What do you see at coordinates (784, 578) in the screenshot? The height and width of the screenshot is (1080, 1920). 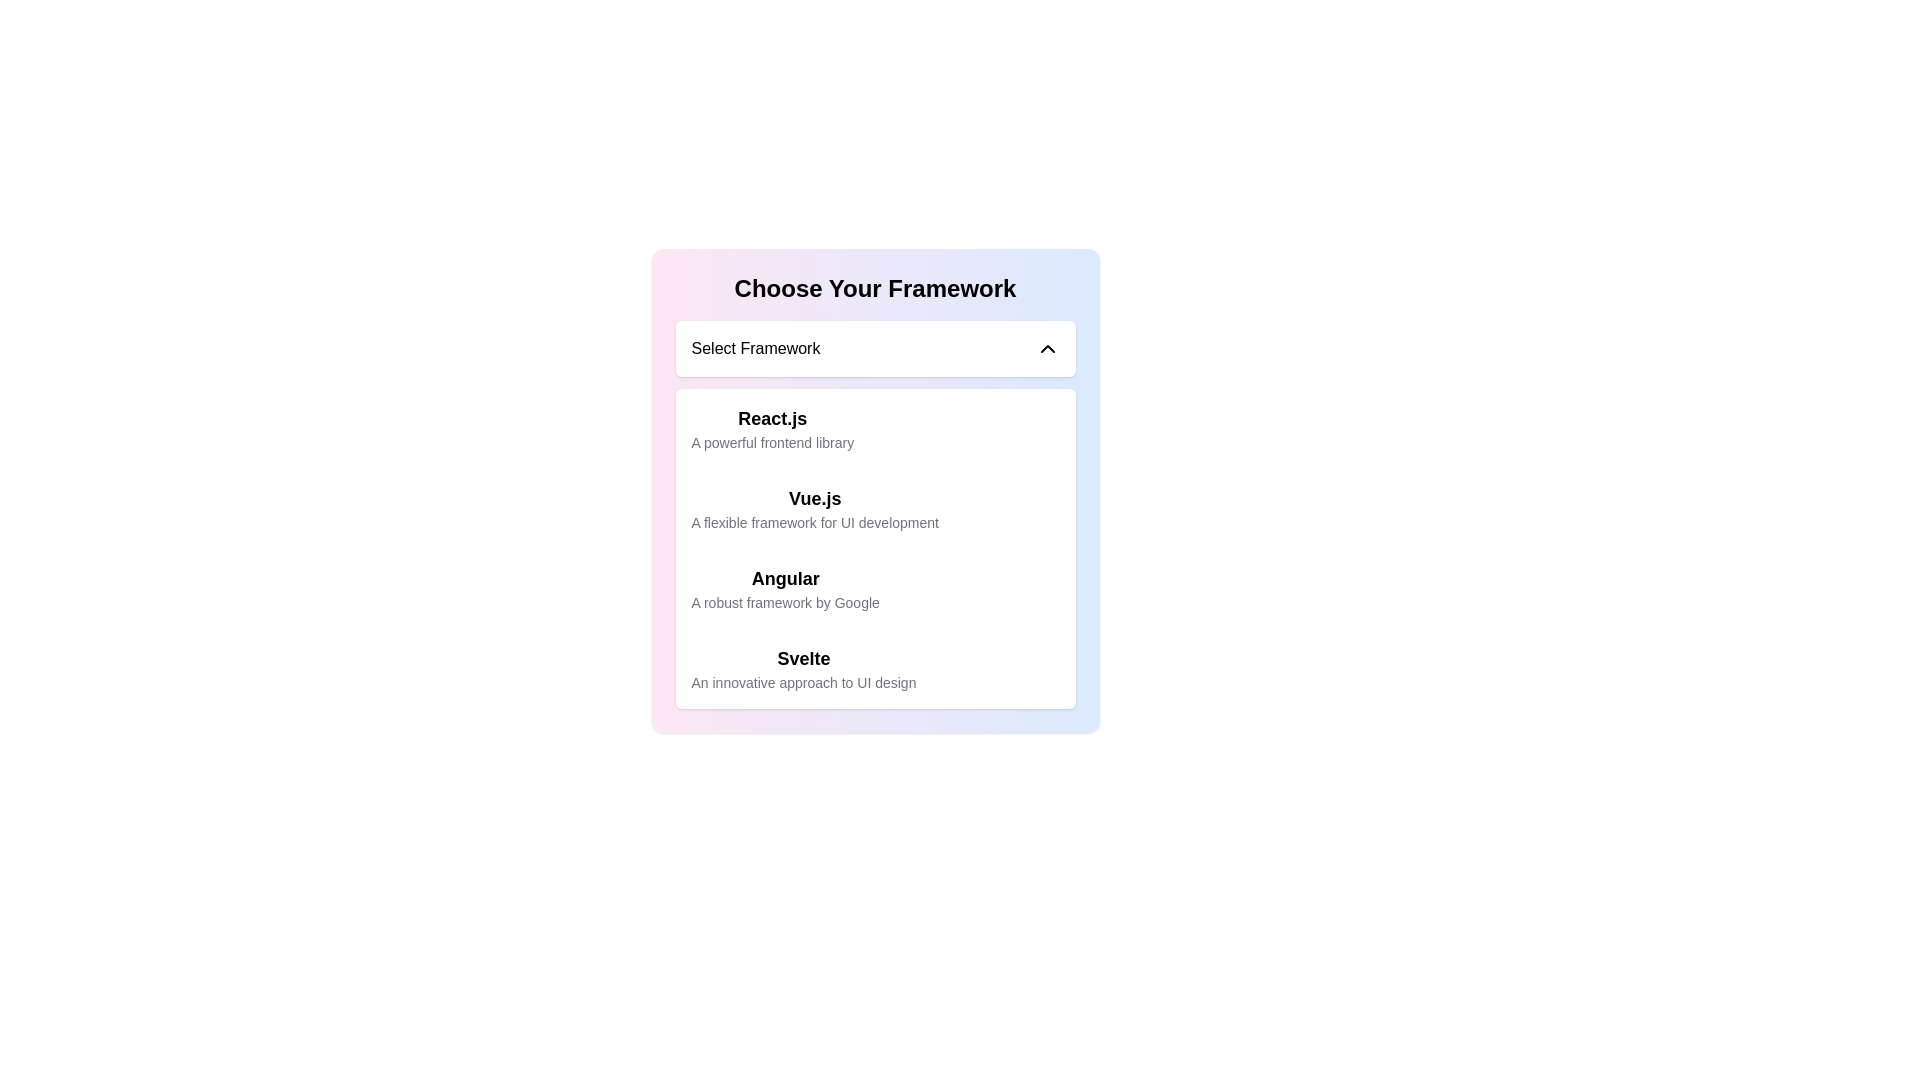 I see `the text label element displaying 'Angular', which is centrally located and visually distinct due to its bold and larger font size` at bounding box center [784, 578].